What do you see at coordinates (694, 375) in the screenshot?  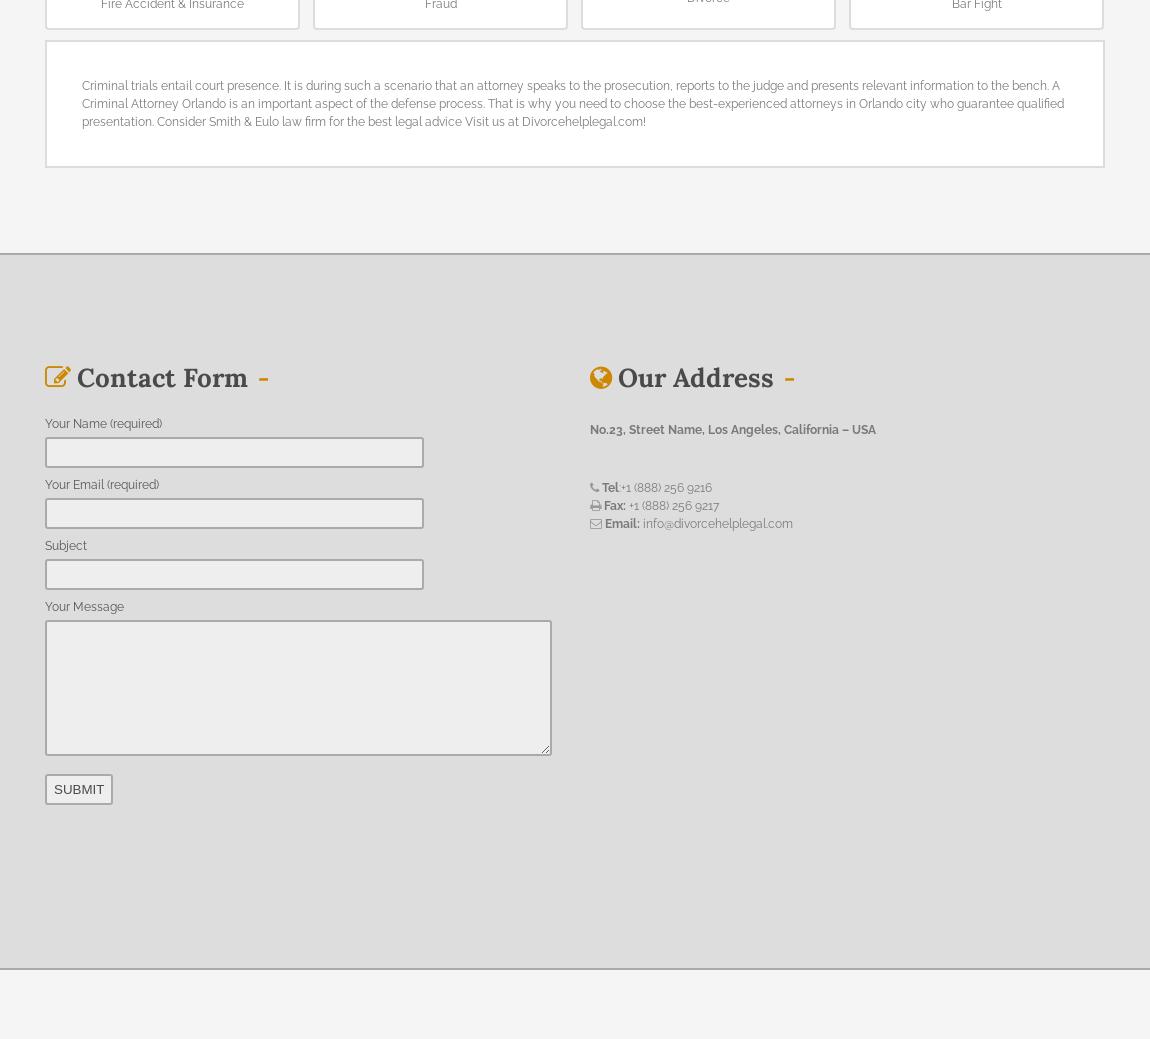 I see `'Our Address'` at bounding box center [694, 375].